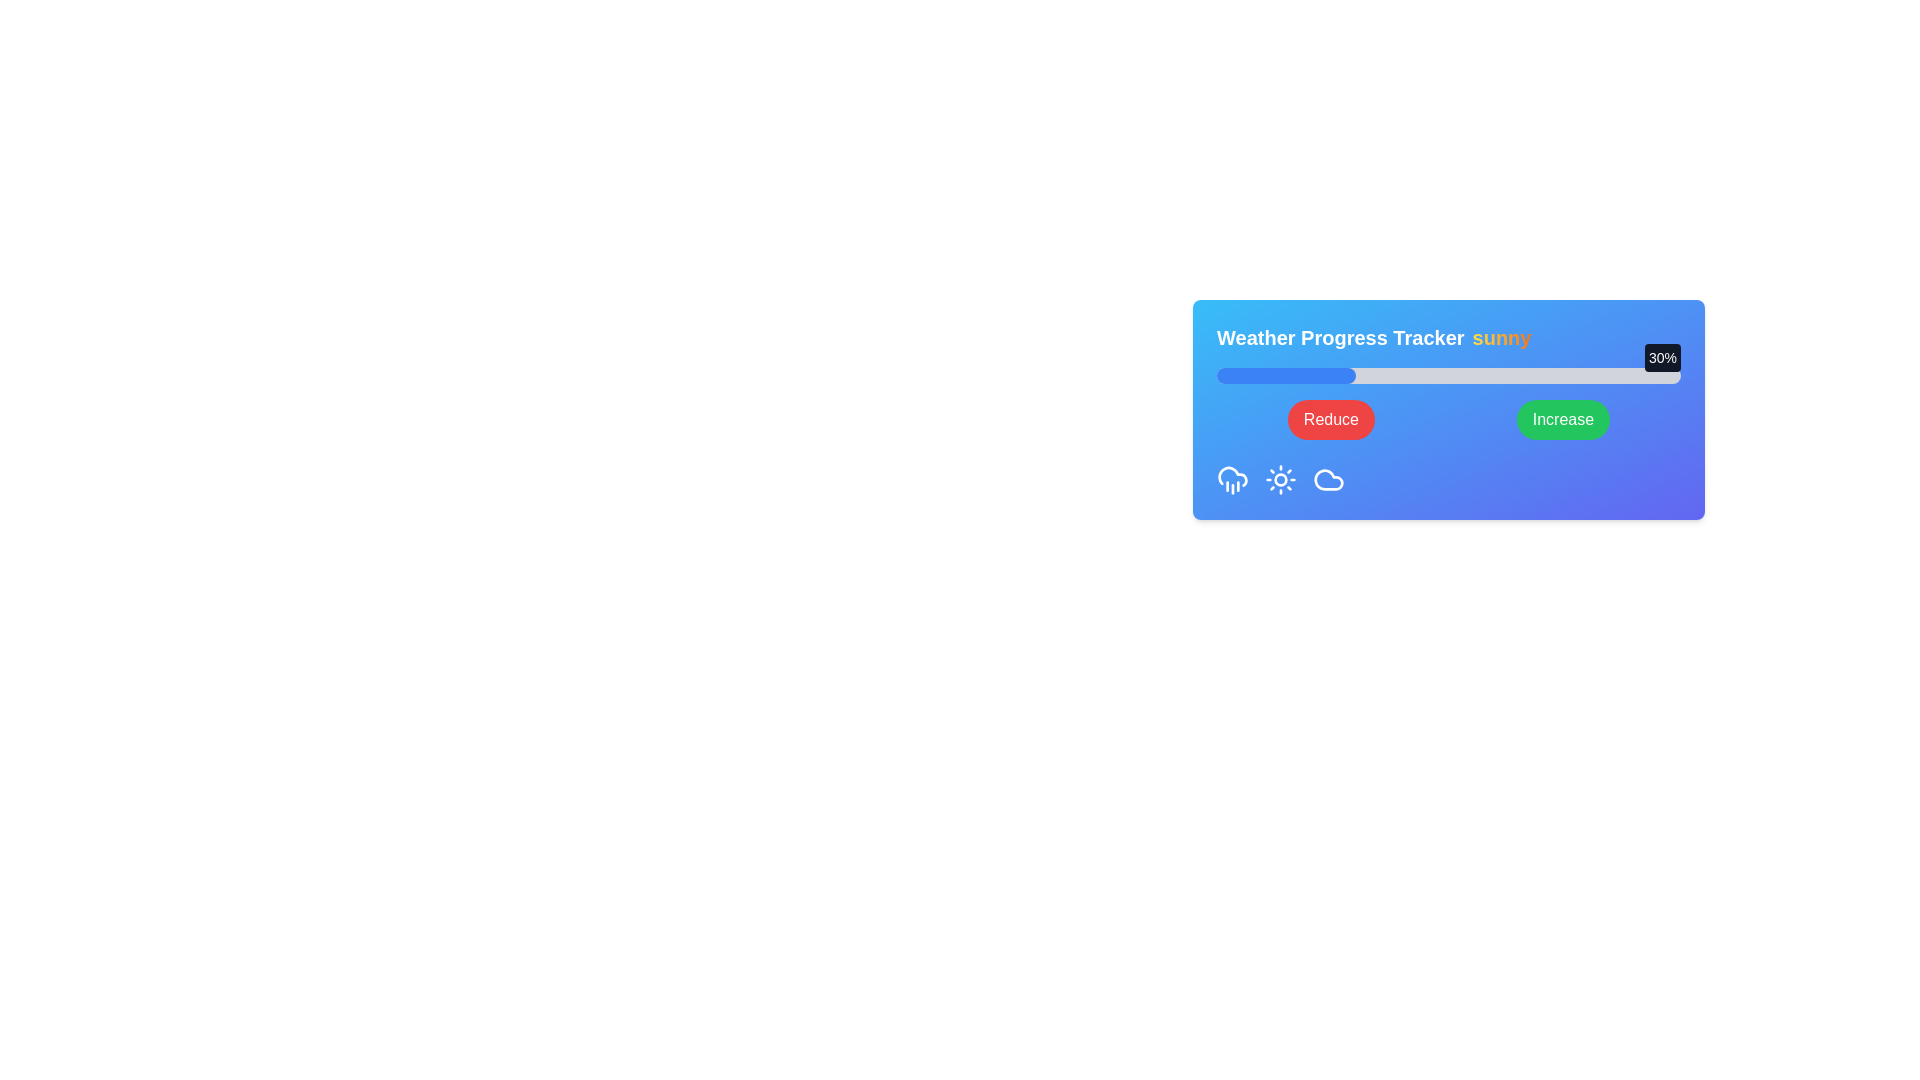  What do you see at coordinates (1502, 337) in the screenshot?
I see `the text label displaying 'sunny' with a gradient effect, located to the right of the 'Weather Progress Tracker' within the weather interface` at bounding box center [1502, 337].